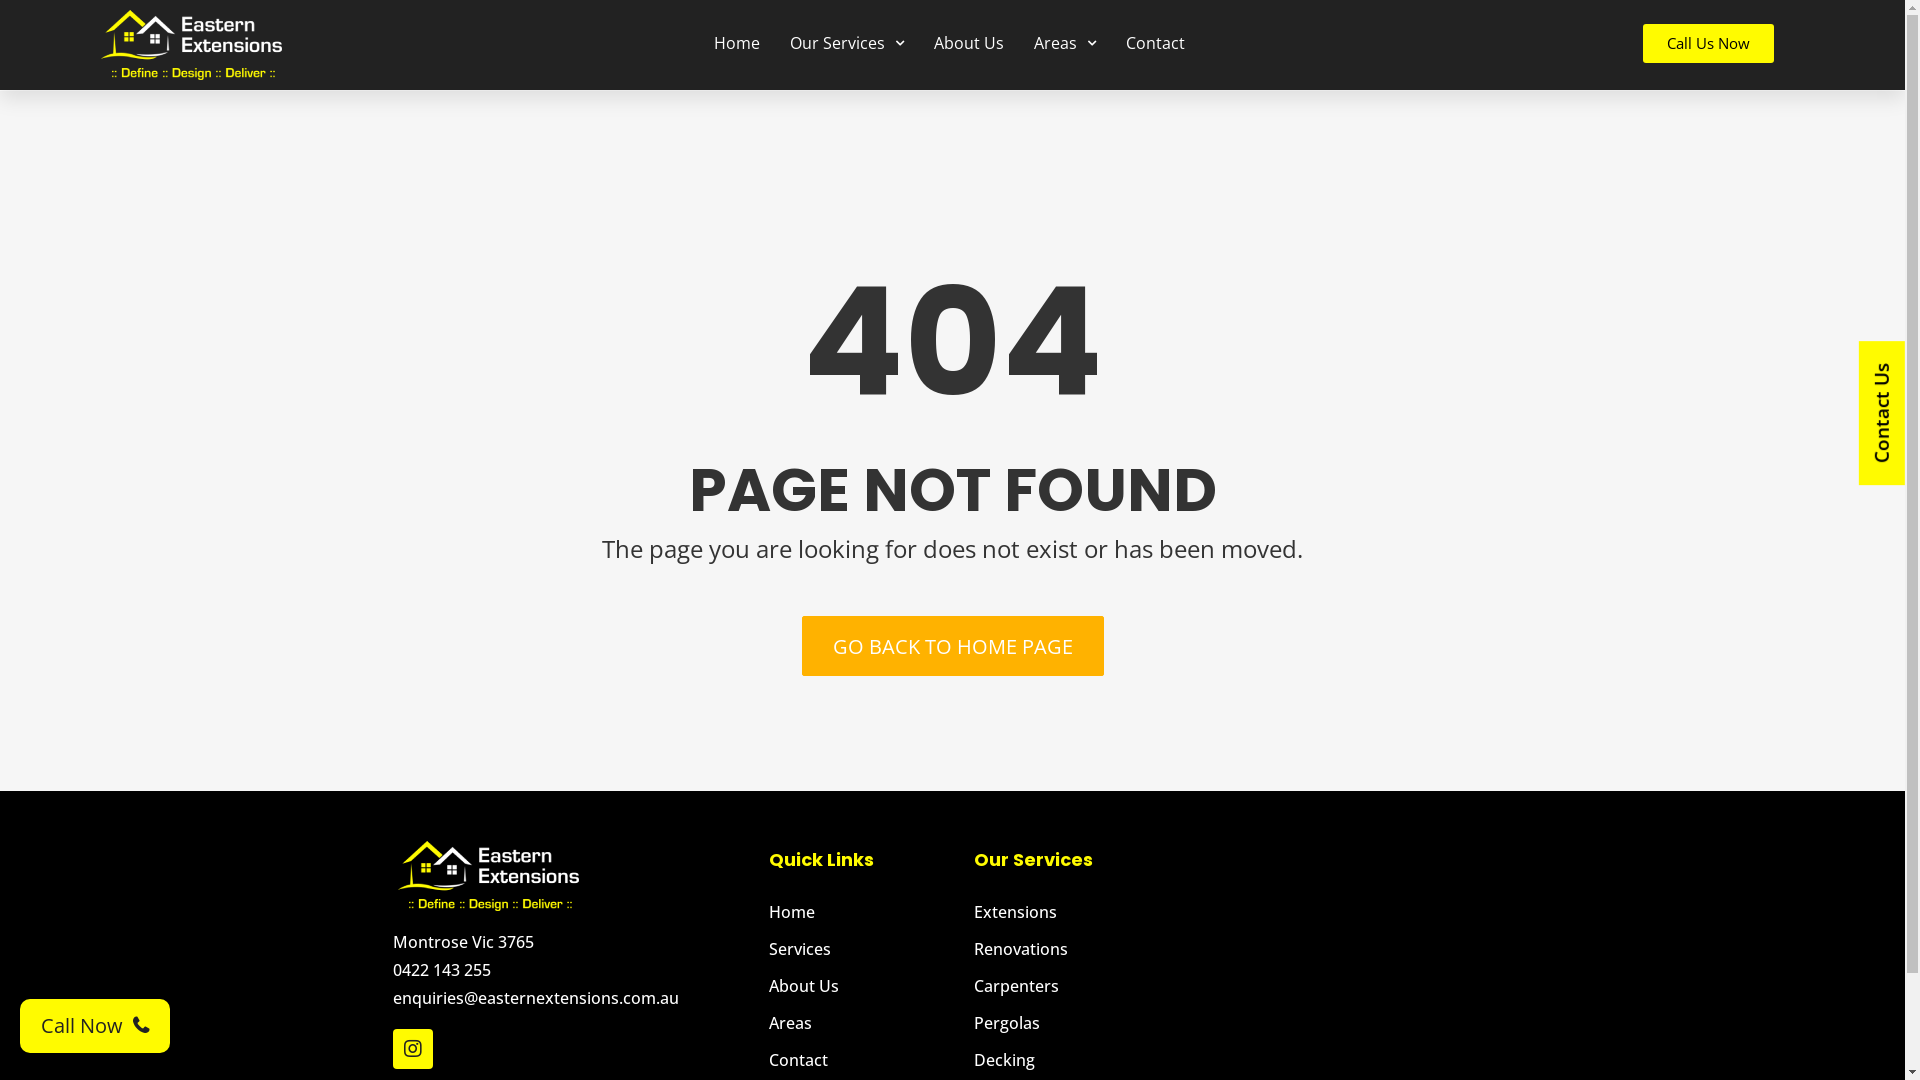 The image size is (1920, 1080). Describe the element at coordinates (861, 947) in the screenshot. I see `'Services'` at that location.